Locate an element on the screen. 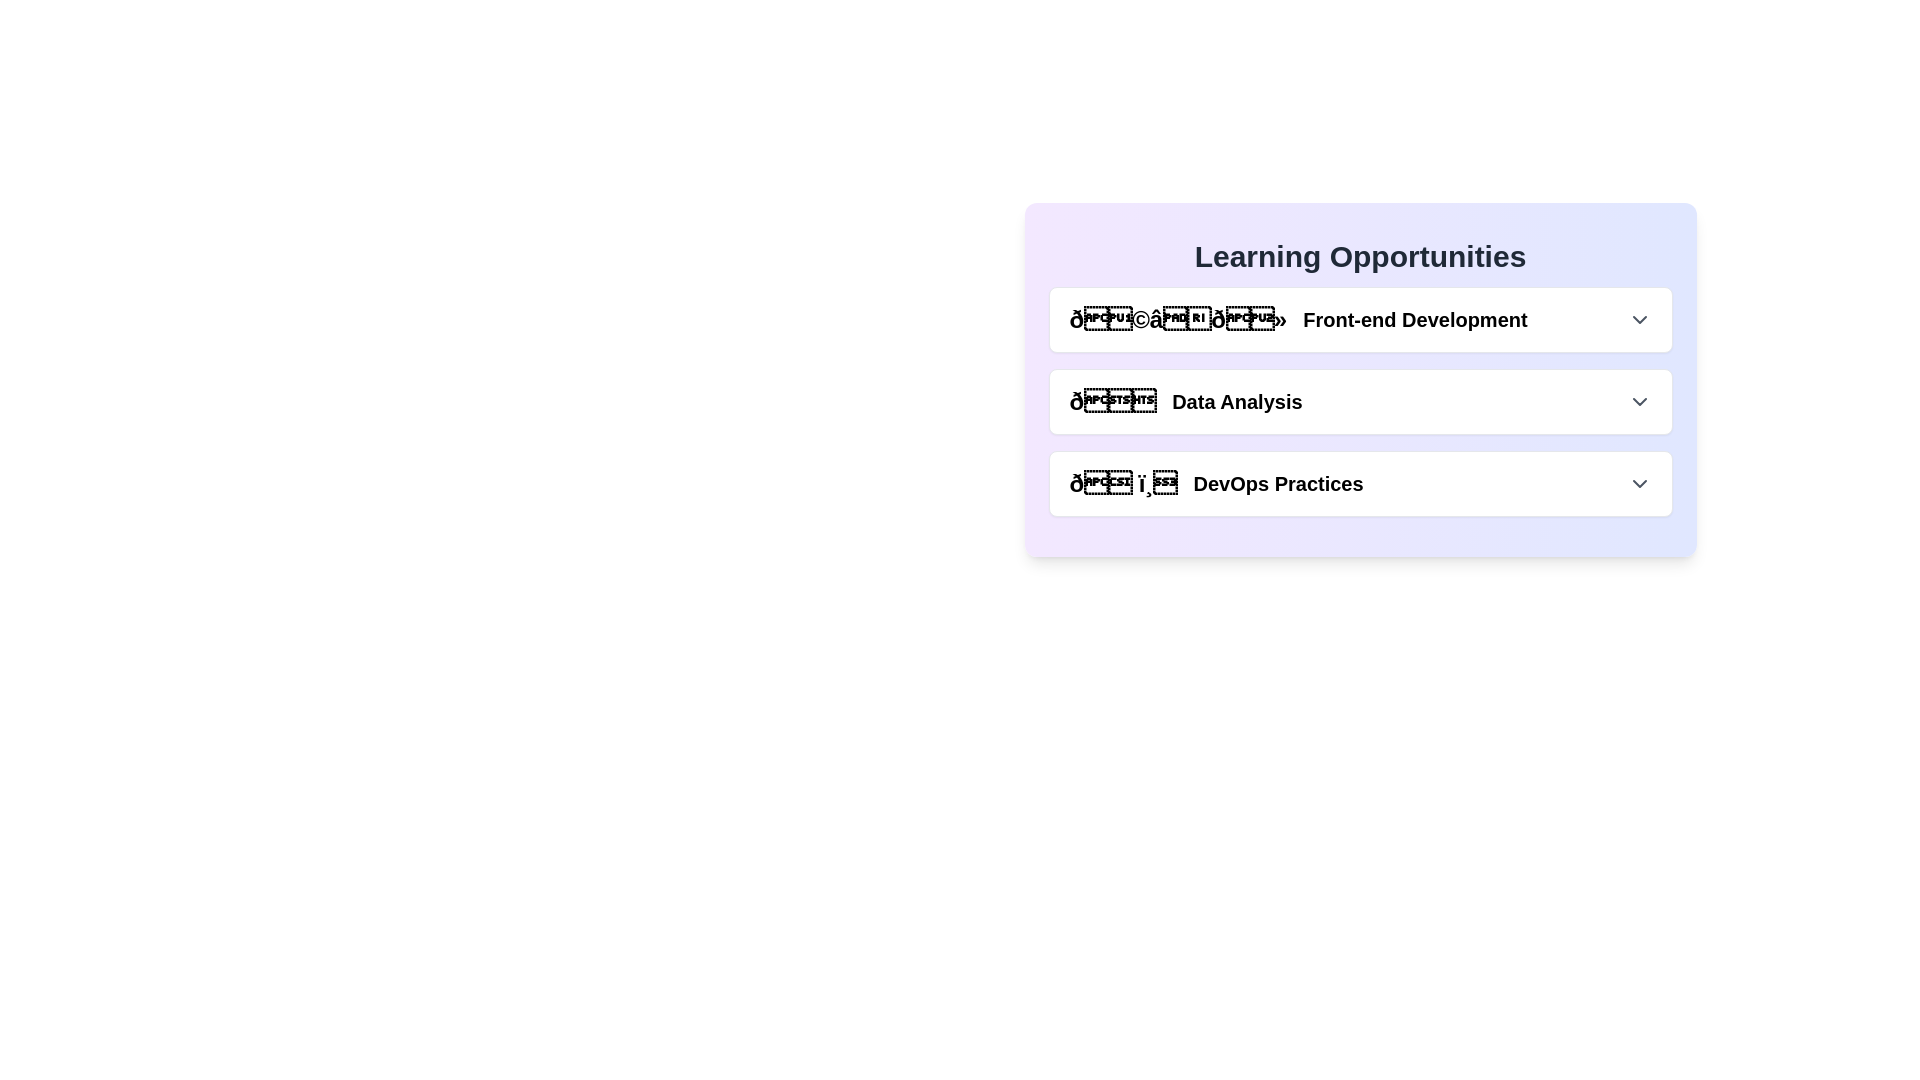  the first clickable text element labeled 'Front-end Development' is located at coordinates (1414, 319).